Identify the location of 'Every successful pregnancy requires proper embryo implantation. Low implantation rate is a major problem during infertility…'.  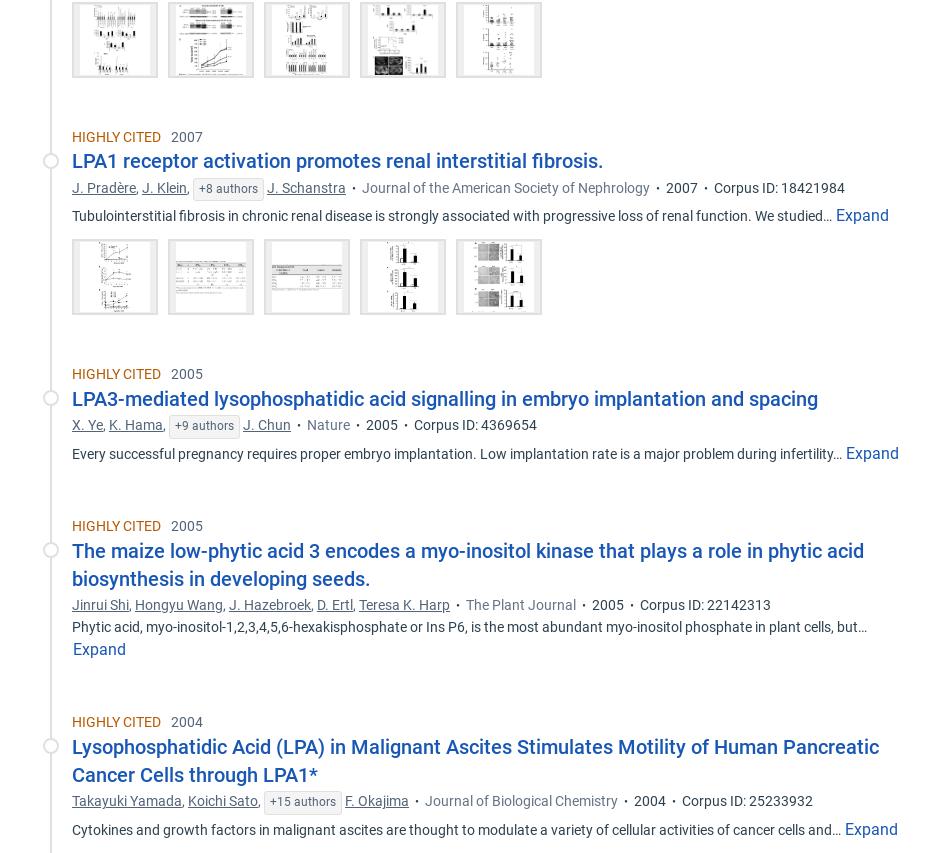
(457, 453).